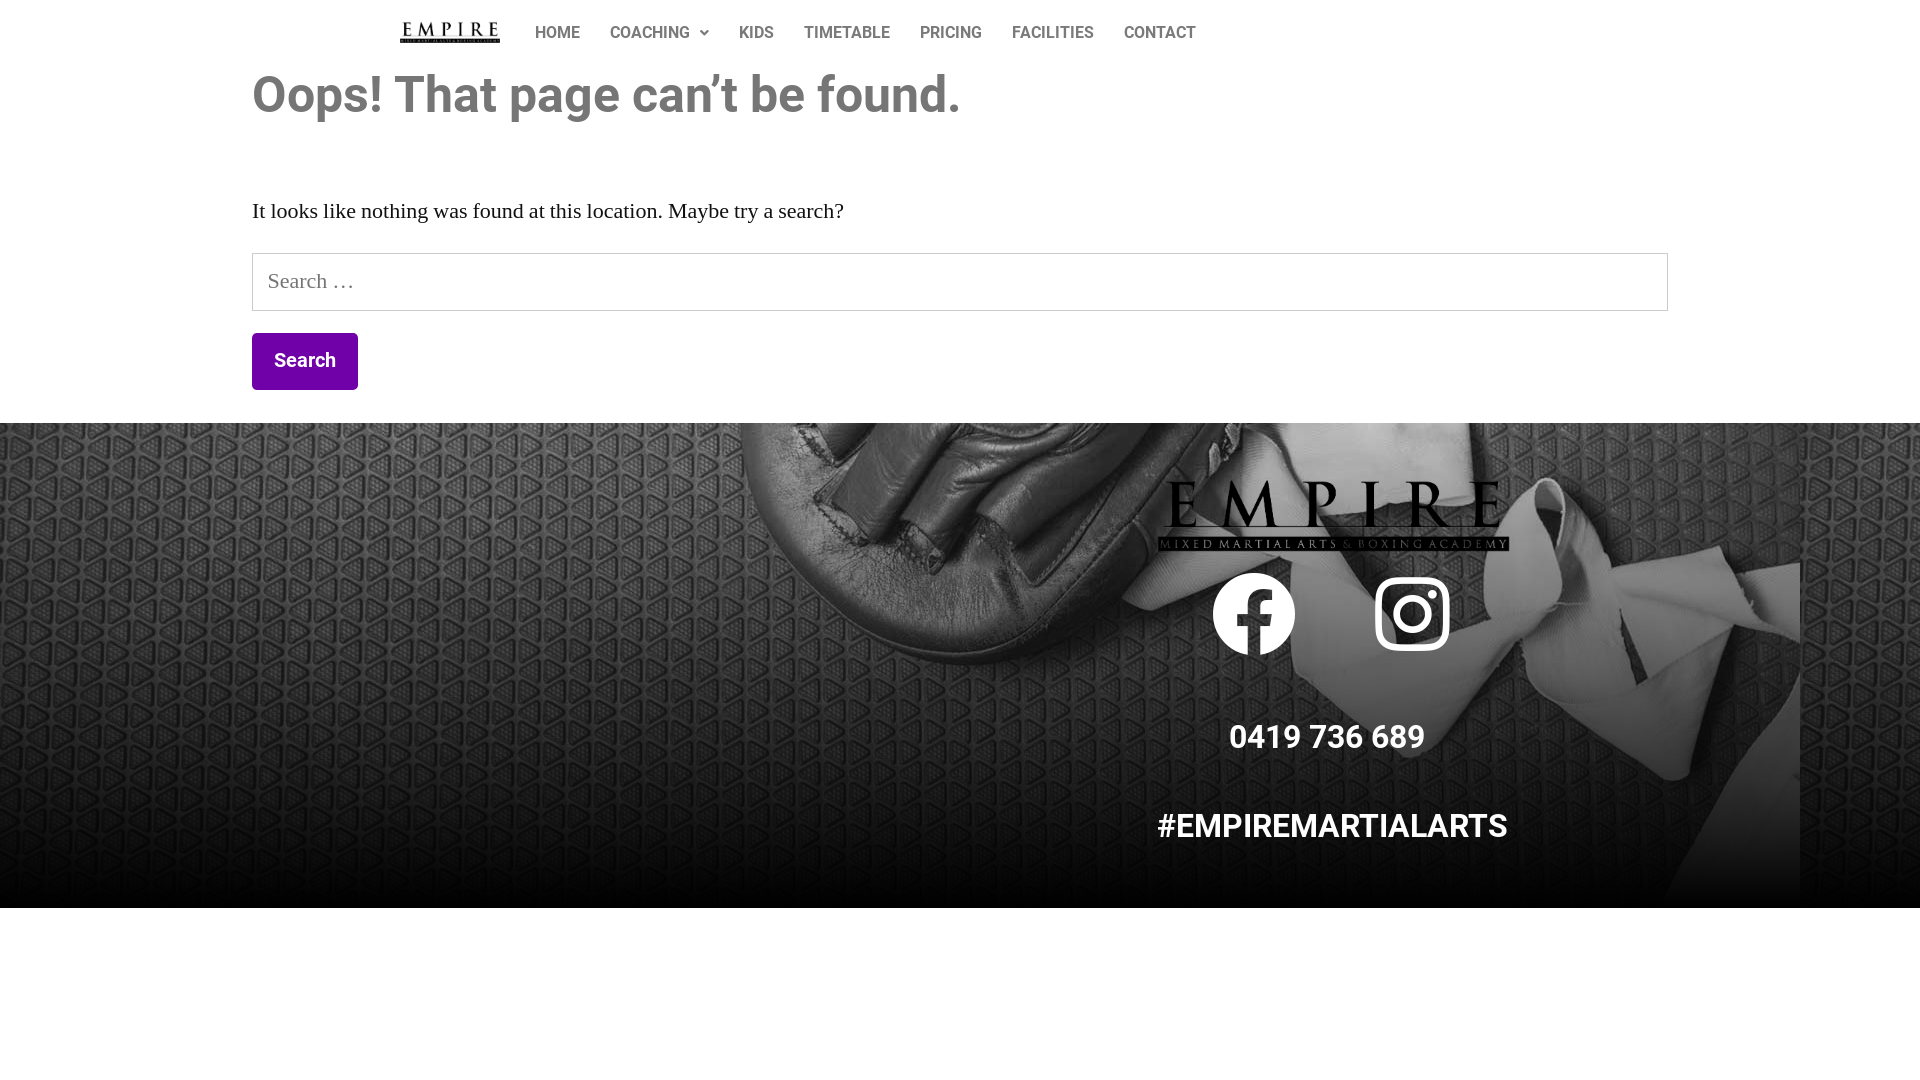 This screenshot has height=1080, width=1920. Describe the element at coordinates (755, 33) in the screenshot. I see `'KIDS'` at that location.